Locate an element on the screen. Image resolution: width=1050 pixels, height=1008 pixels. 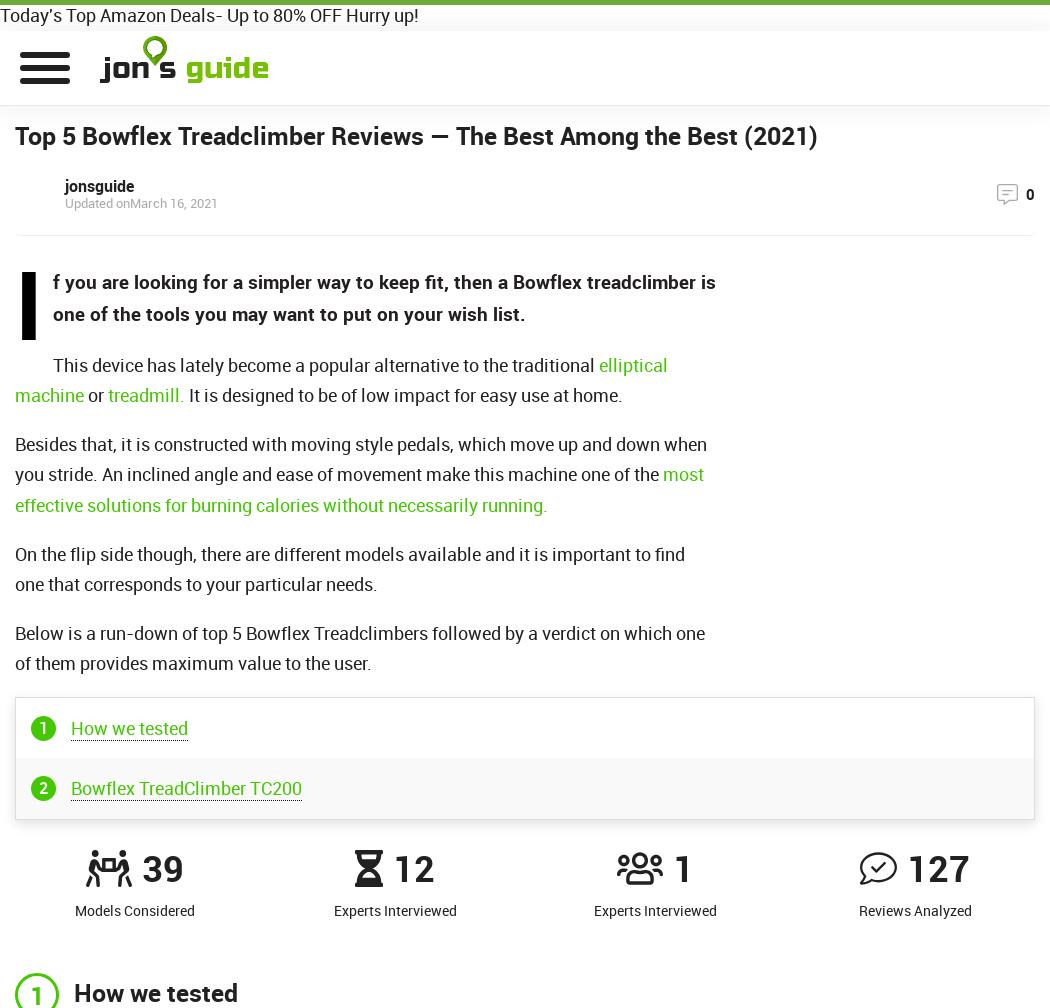
'treadmill.' is located at coordinates (145, 395).